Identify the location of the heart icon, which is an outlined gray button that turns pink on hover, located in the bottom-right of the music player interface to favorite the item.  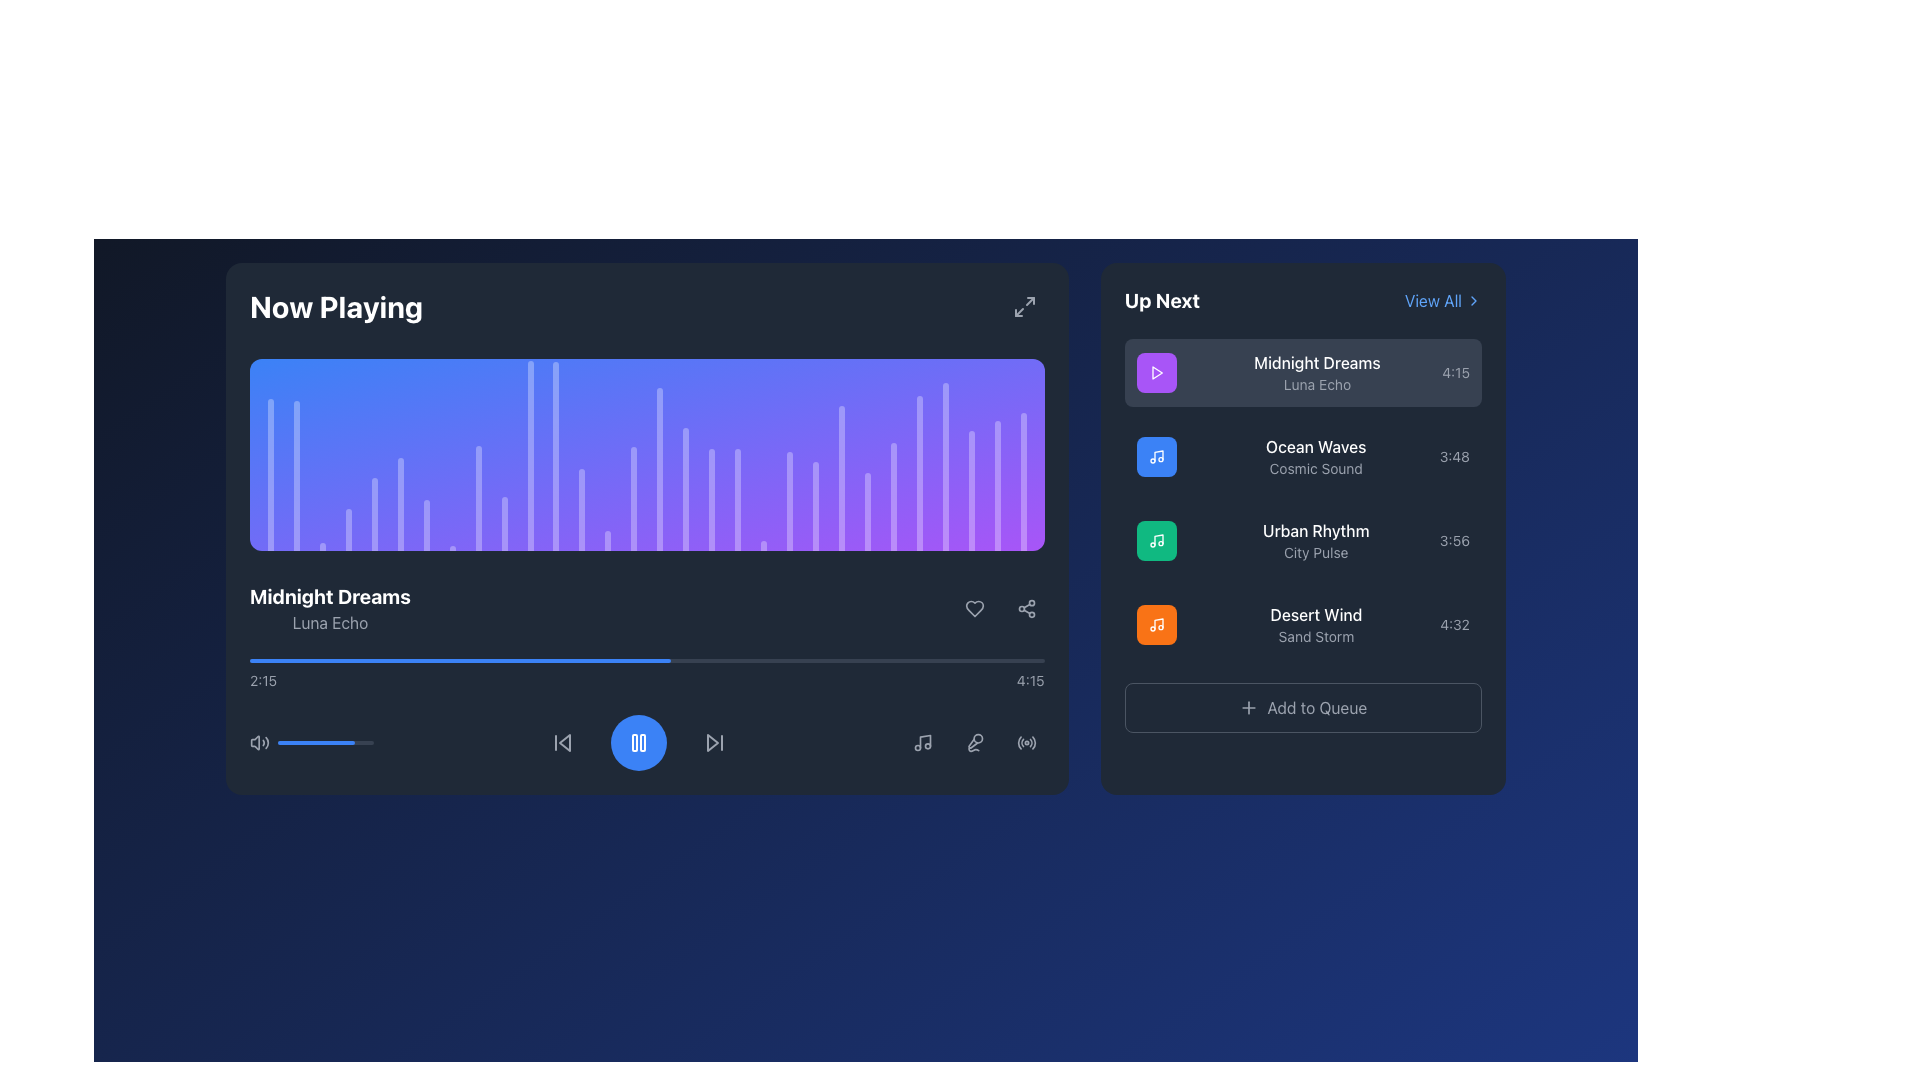
(974, 608).